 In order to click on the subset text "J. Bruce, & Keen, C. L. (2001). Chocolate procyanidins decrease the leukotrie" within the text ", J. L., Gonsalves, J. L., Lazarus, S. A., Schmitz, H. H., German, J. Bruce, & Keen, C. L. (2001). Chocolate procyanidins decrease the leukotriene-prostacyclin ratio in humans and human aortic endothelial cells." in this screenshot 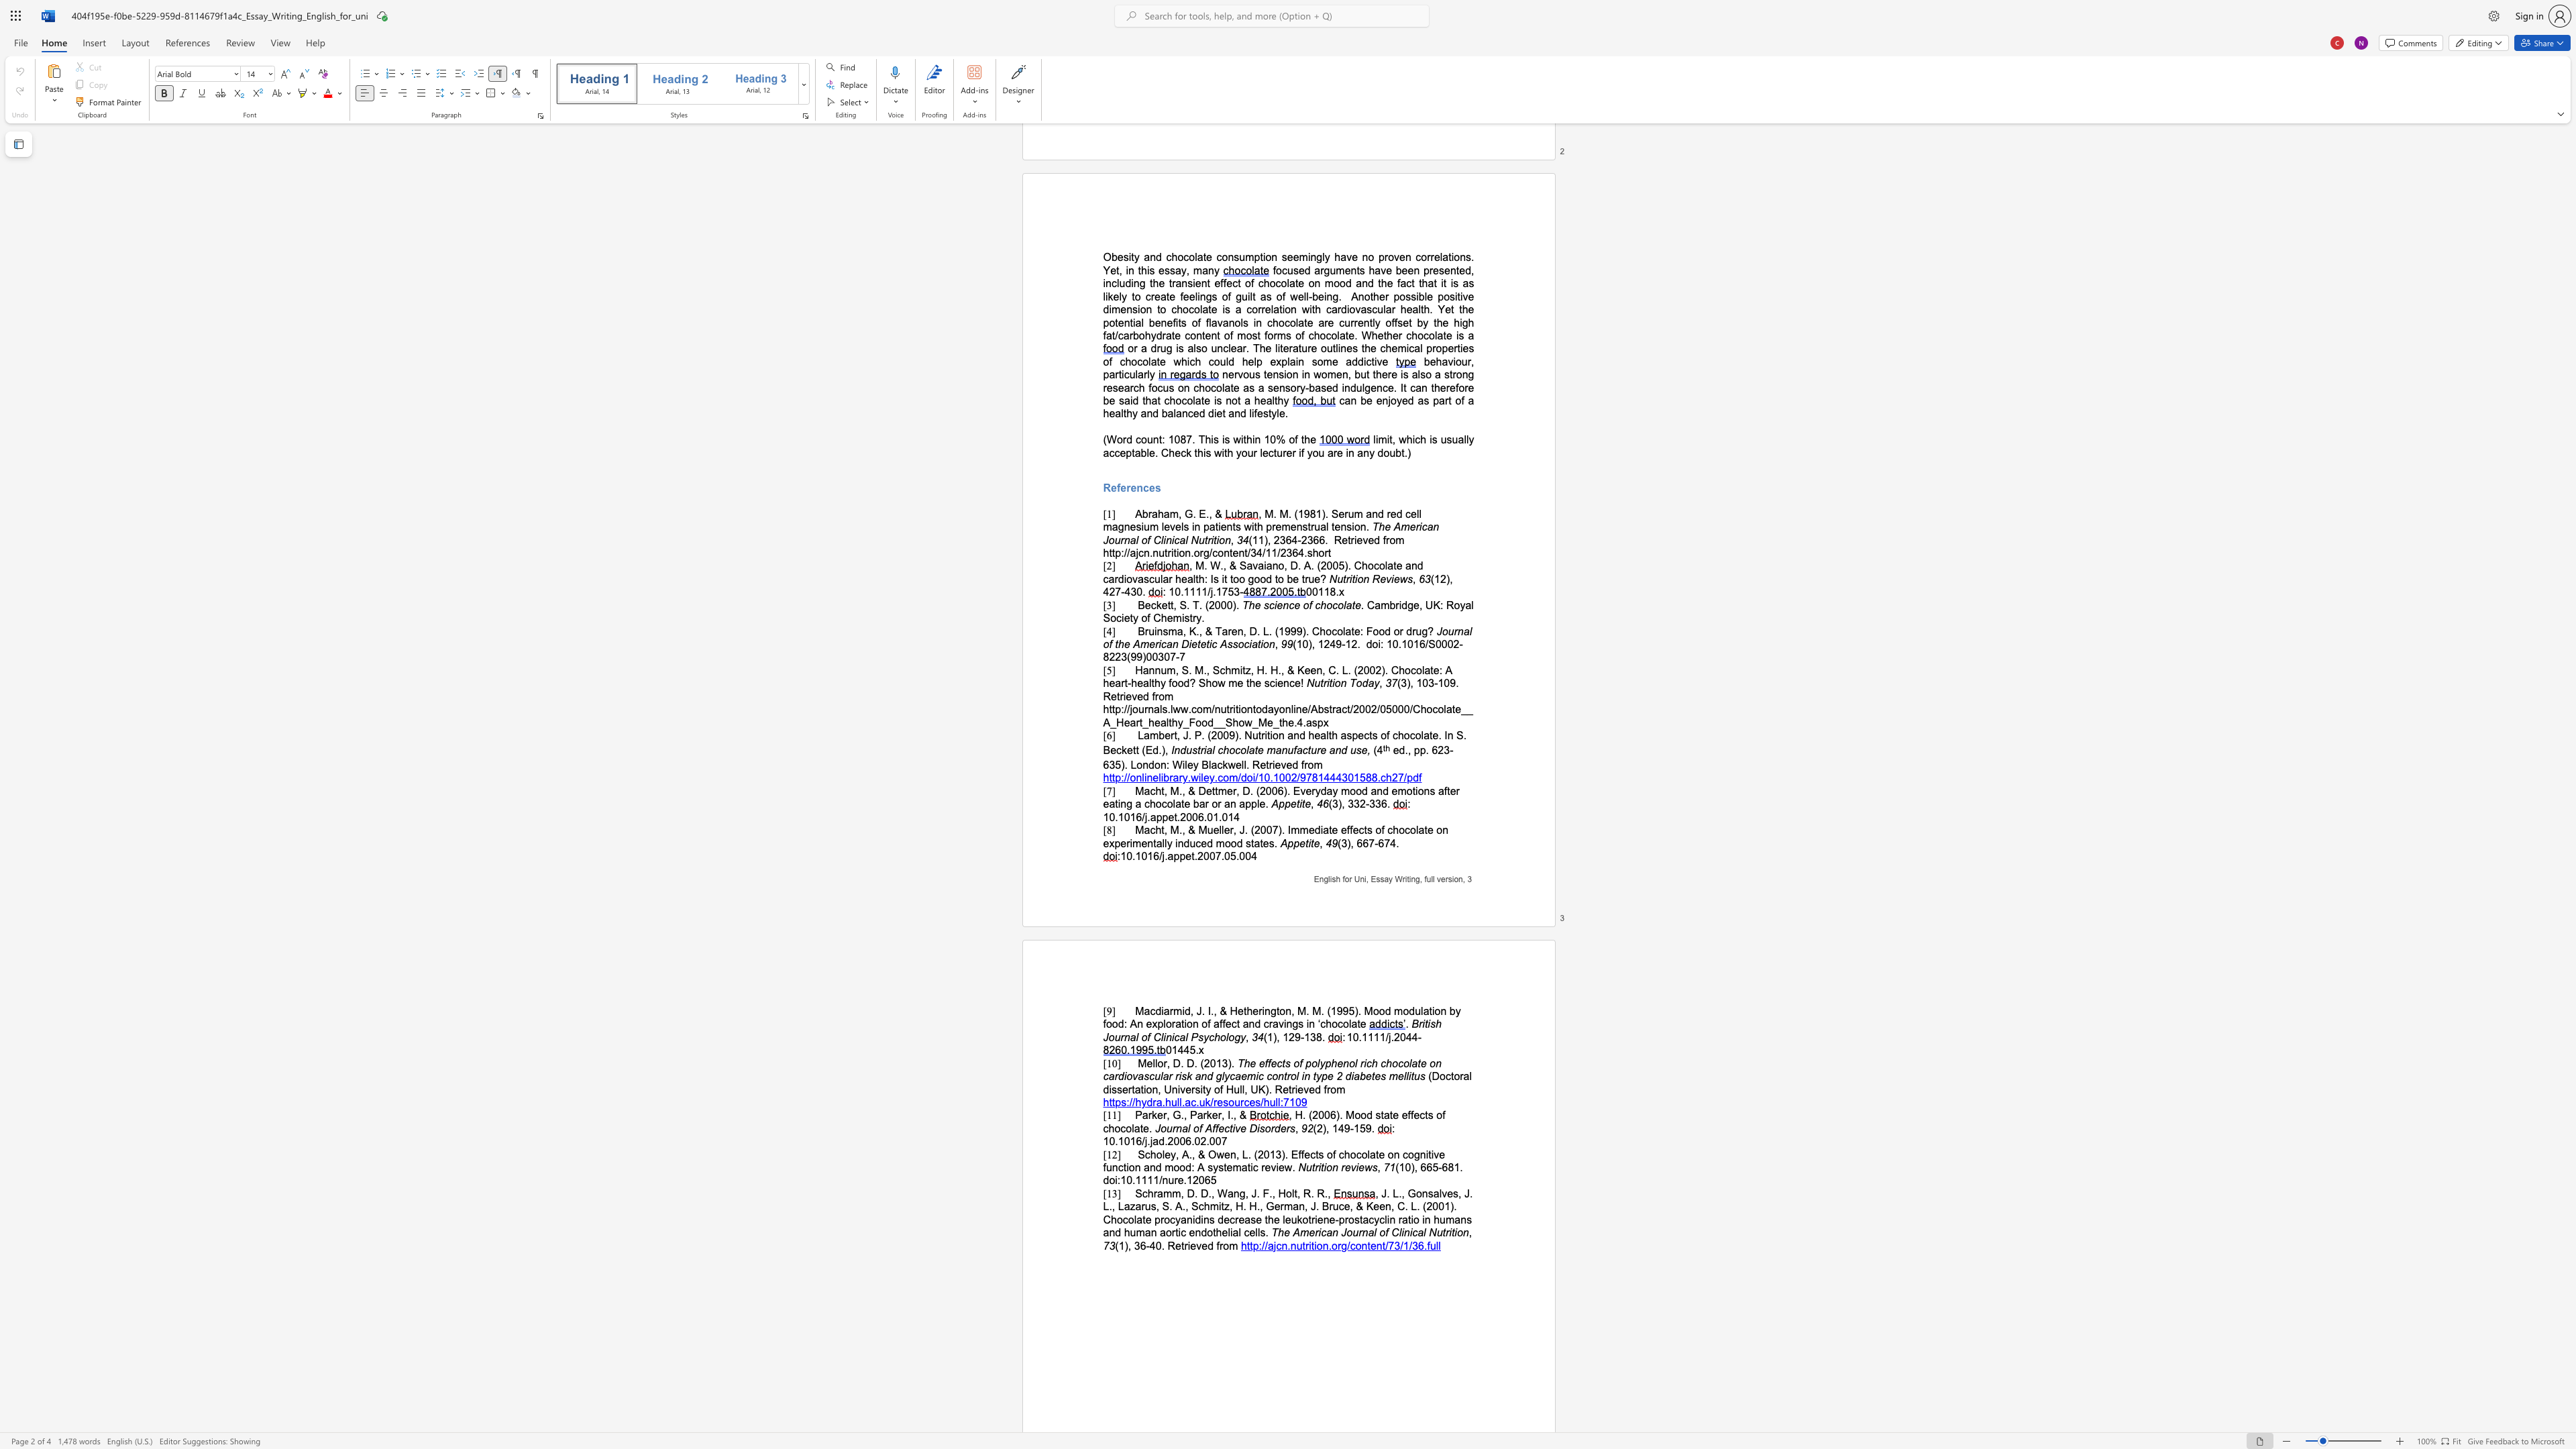, I will do `click(1309, 1205)`.